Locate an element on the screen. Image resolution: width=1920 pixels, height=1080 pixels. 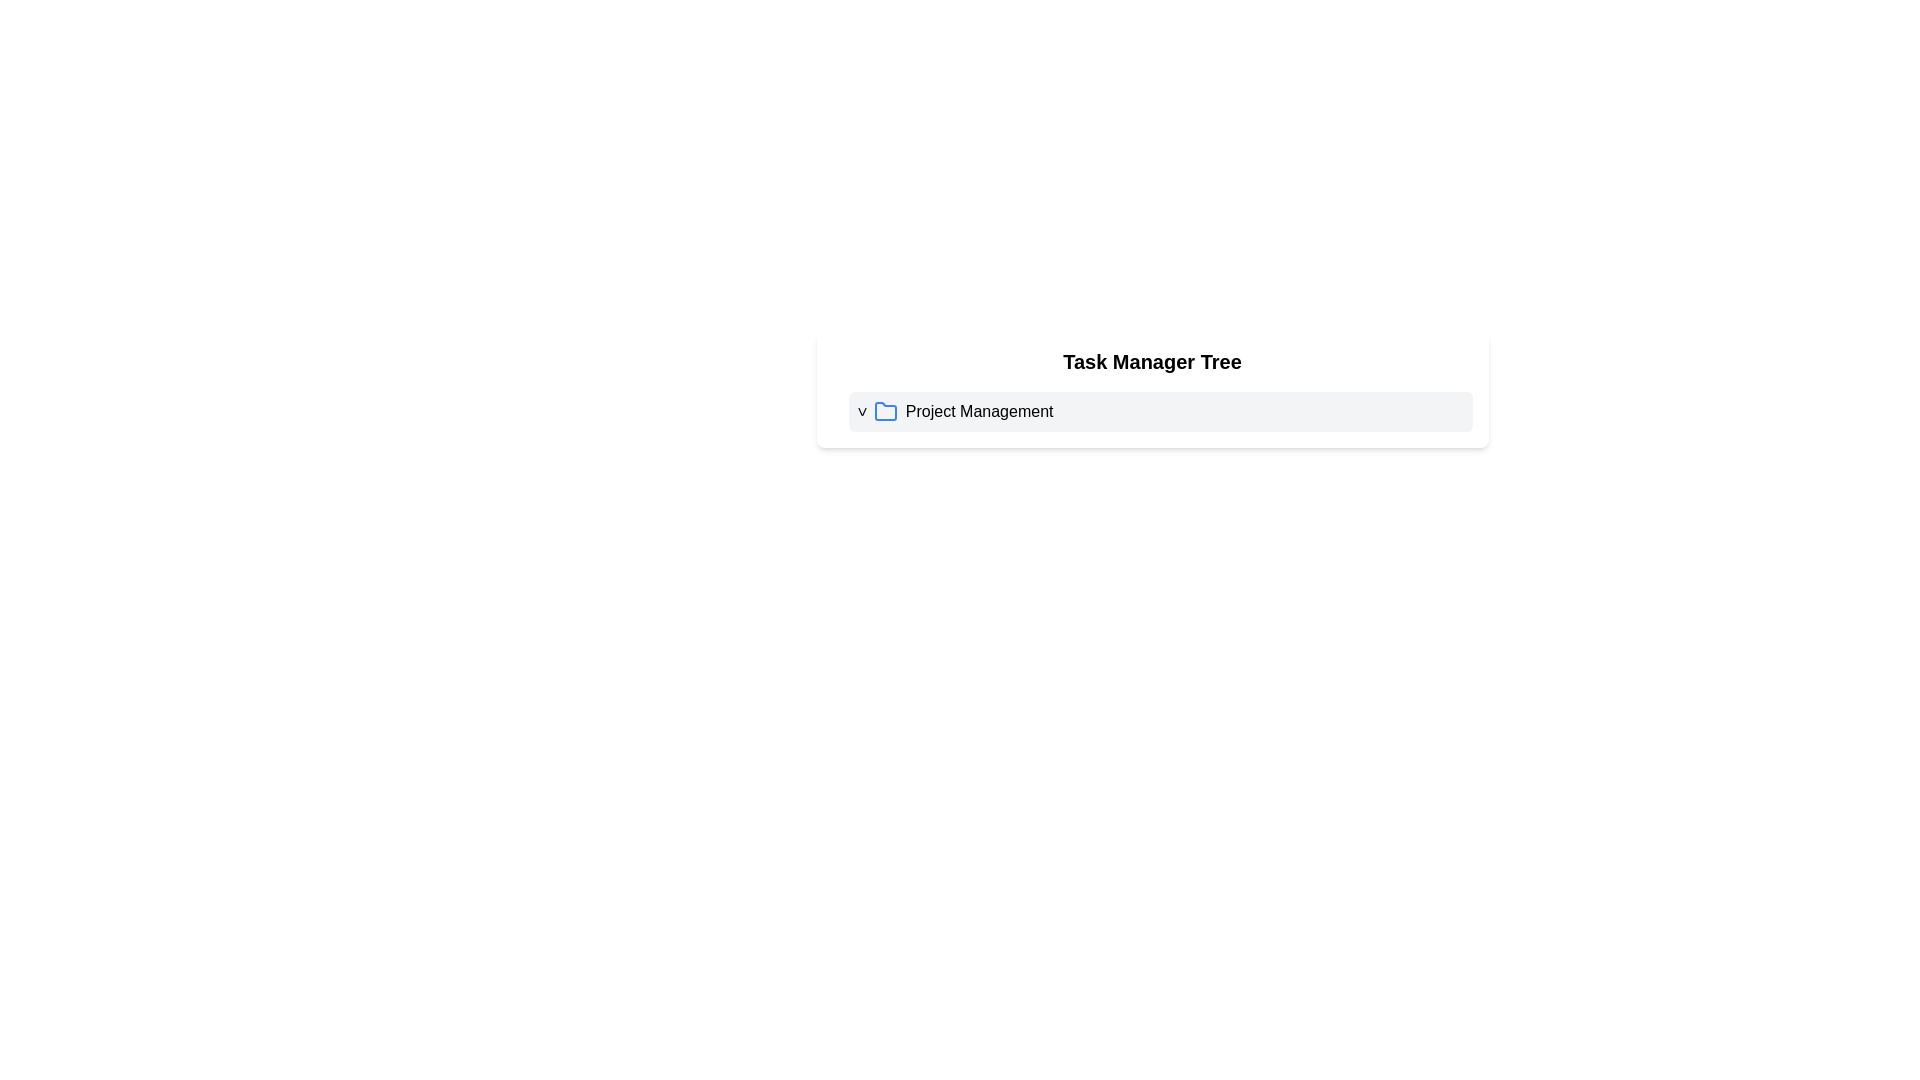
the folder icon located in the 'Task Manager Tree' interface, immediately to the left of the 'Project Management' text is located at coordinates (884, 410).